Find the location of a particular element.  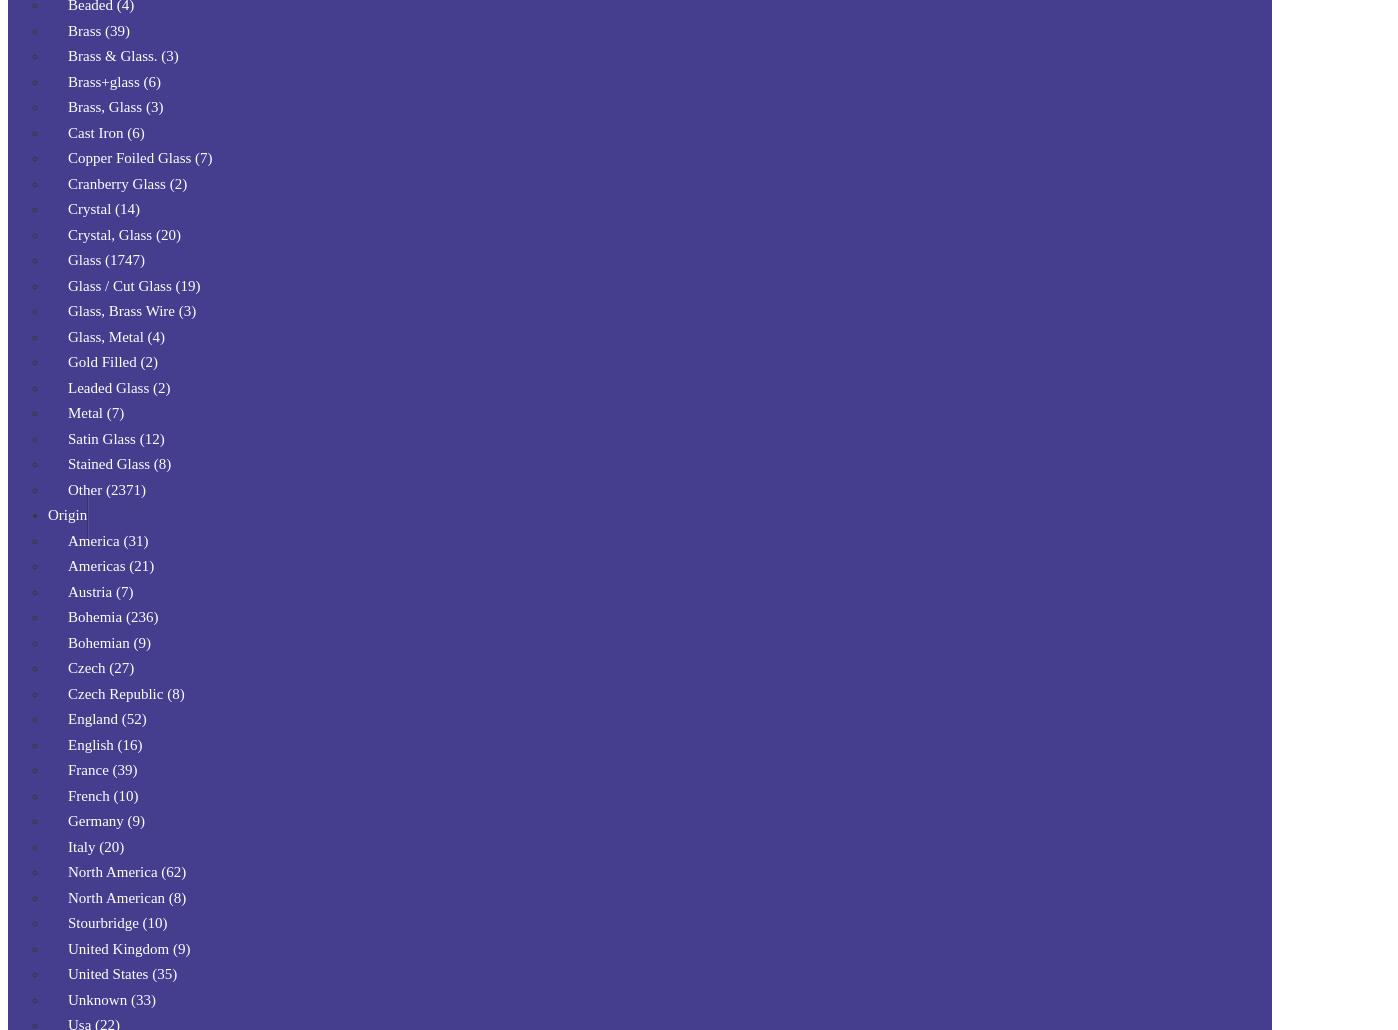

'English (16)' is located at coordinates (104, 743).